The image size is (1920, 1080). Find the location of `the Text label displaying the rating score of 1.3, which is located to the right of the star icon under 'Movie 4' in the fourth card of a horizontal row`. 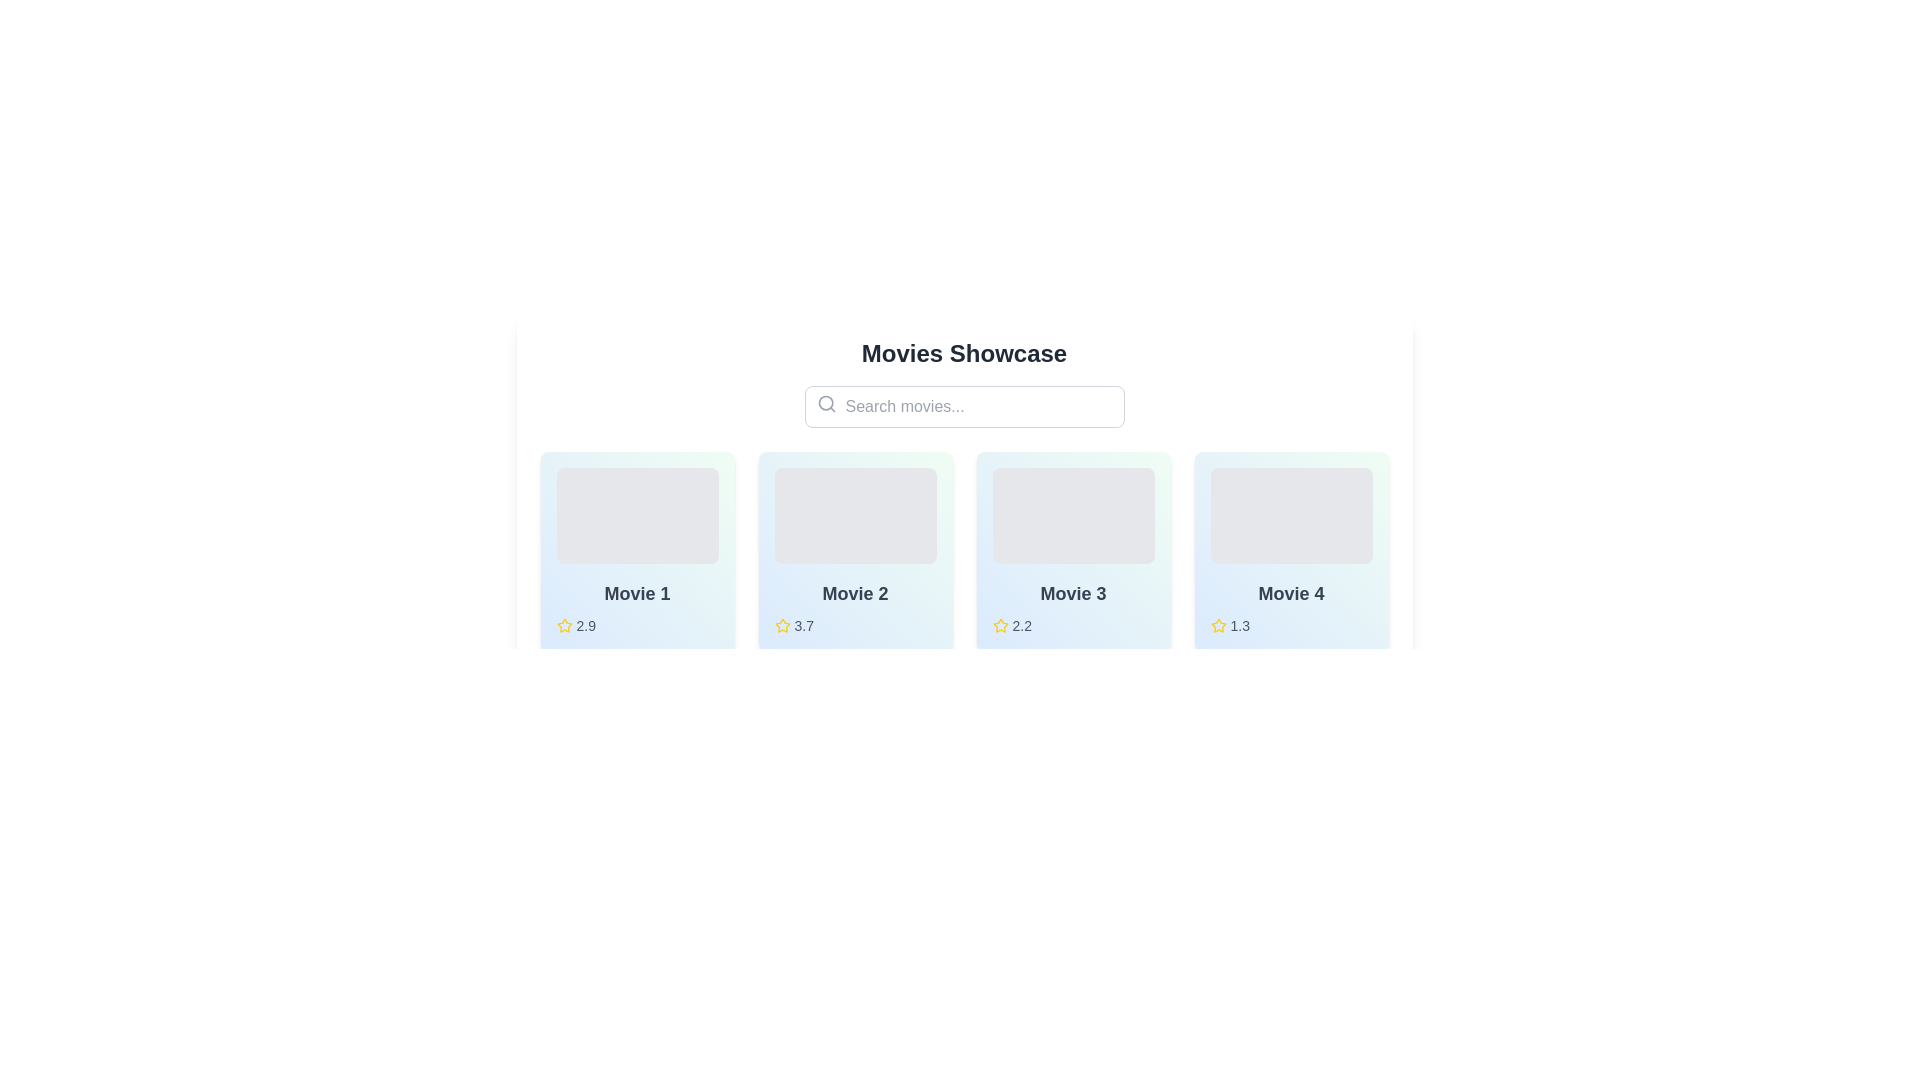

the Text label displaying the rating score of 1.3, which is located to the right of the star icon under 'Movie 4' in the fourth card of a horizontal row is located at coordinates (1239, 624).